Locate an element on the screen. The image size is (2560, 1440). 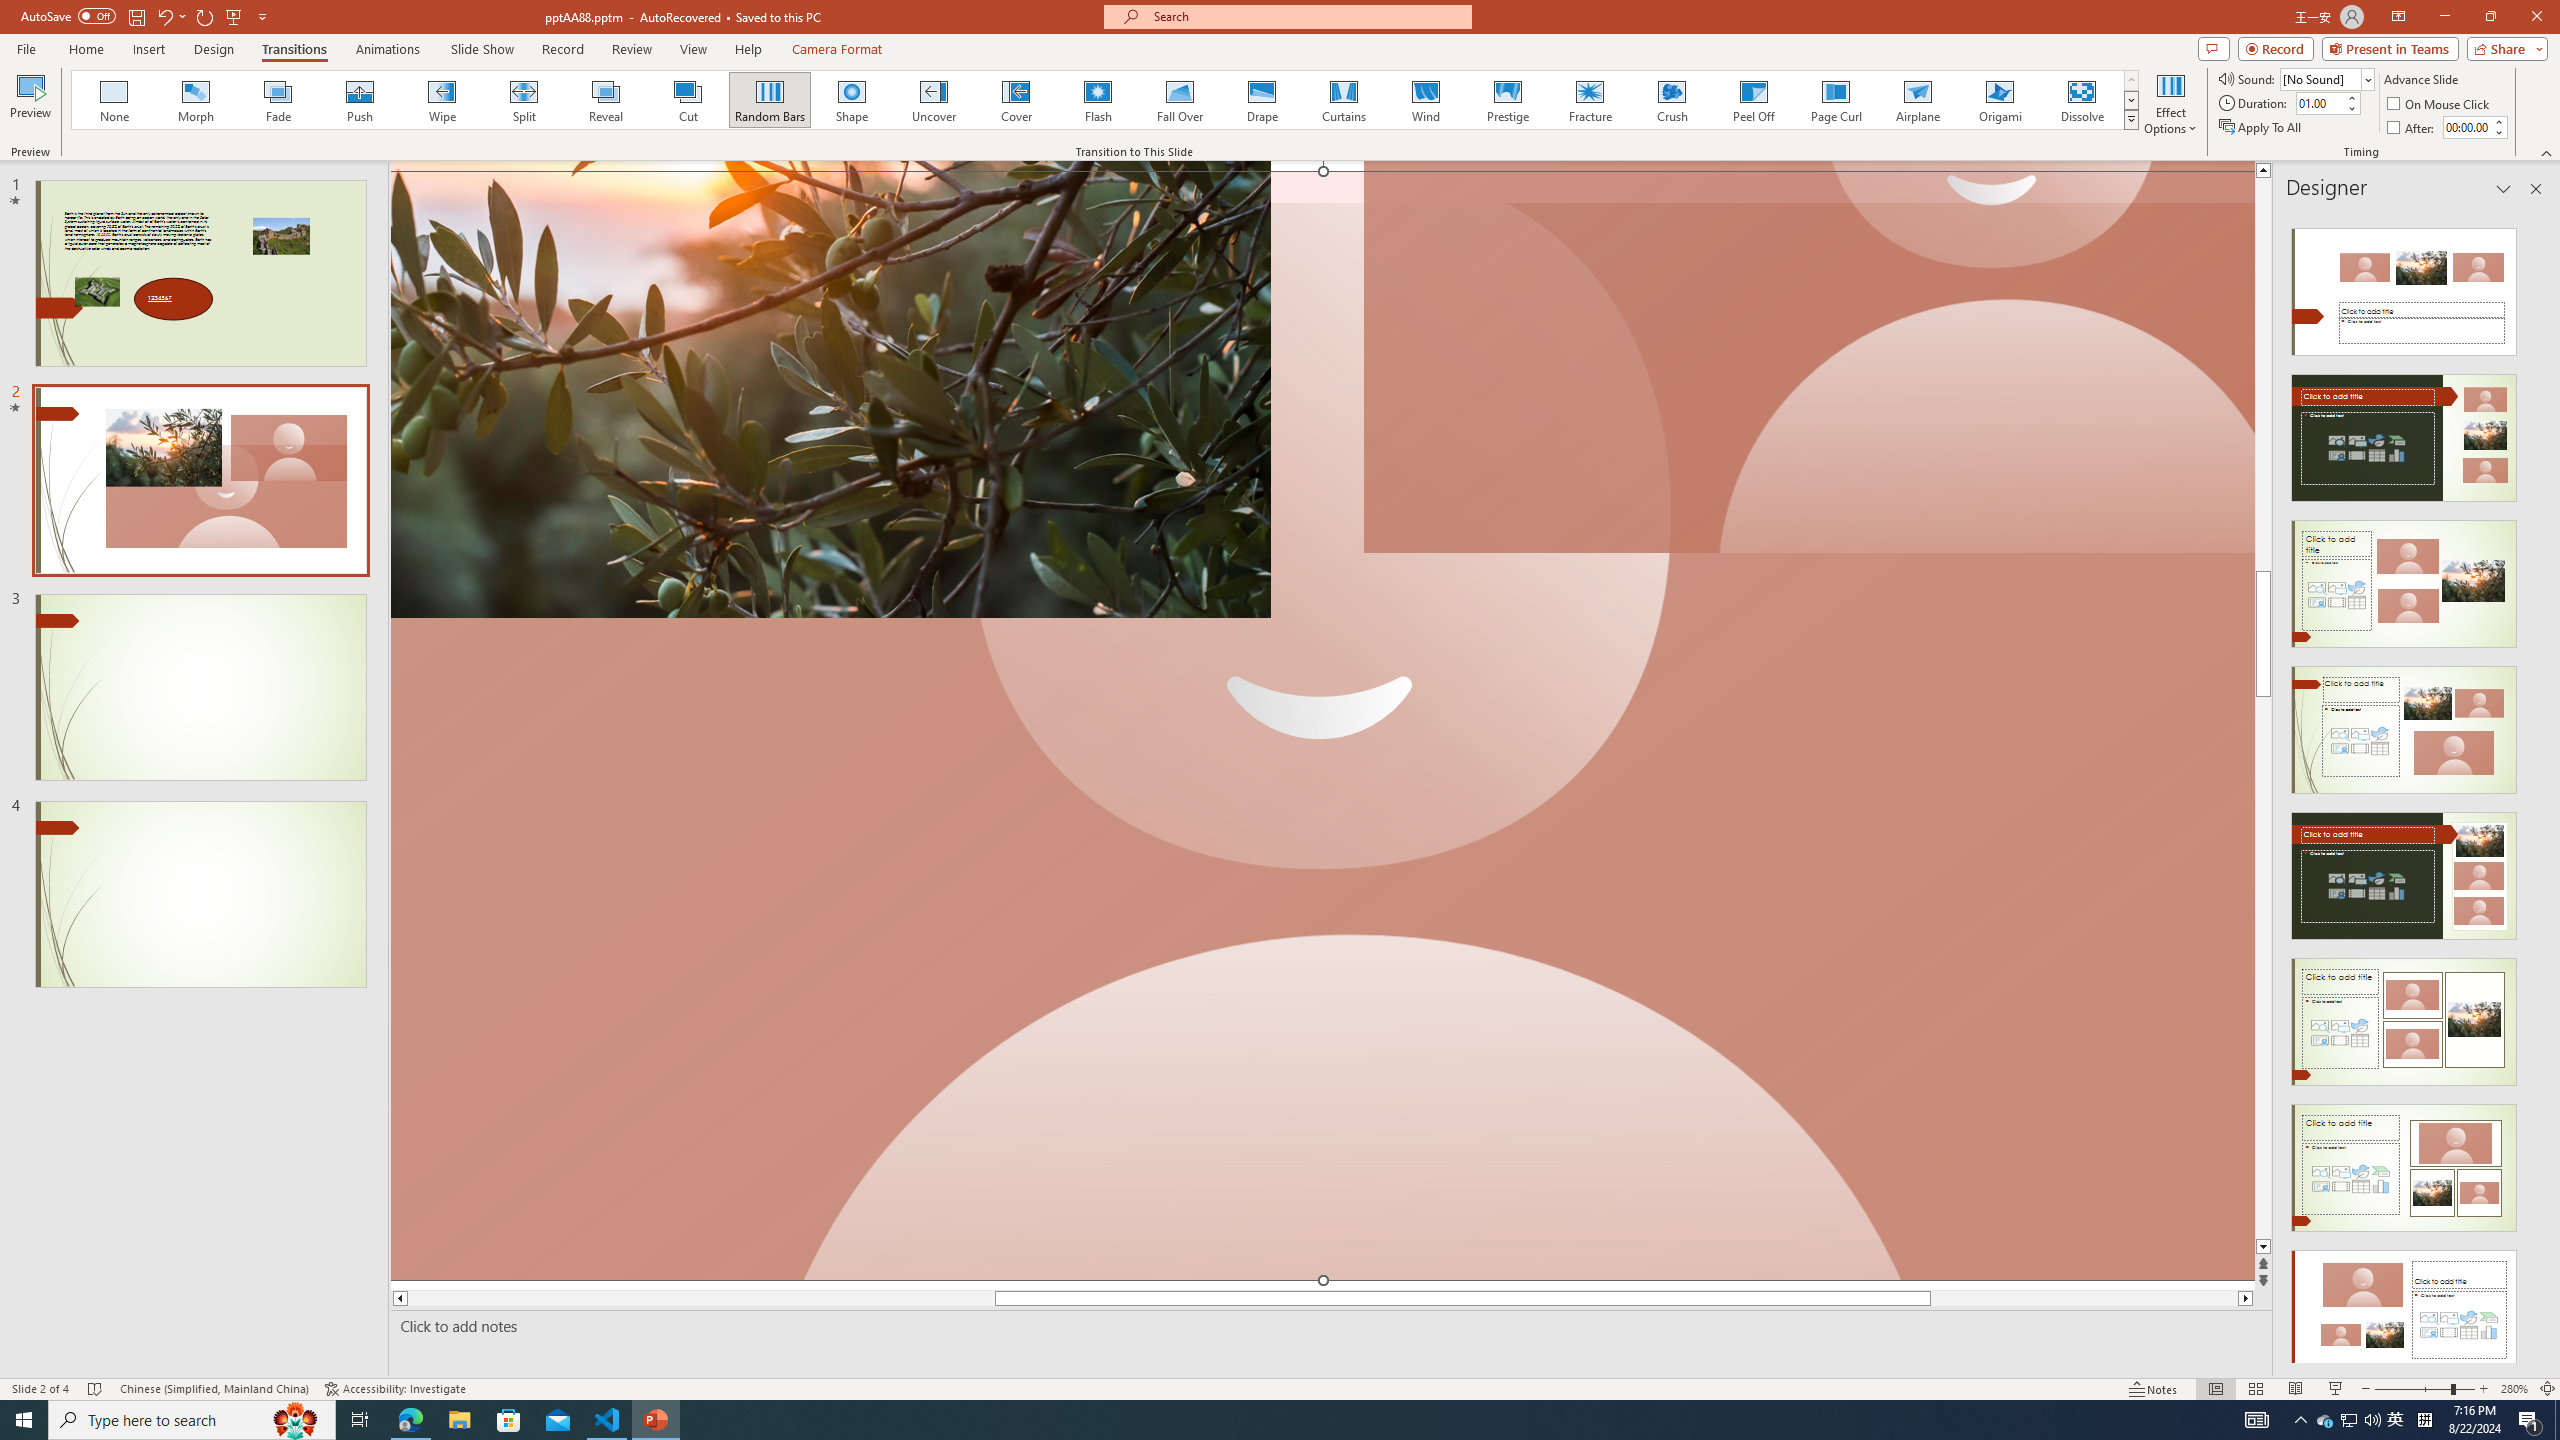
'Morph' is located at coordinates (196, 99).